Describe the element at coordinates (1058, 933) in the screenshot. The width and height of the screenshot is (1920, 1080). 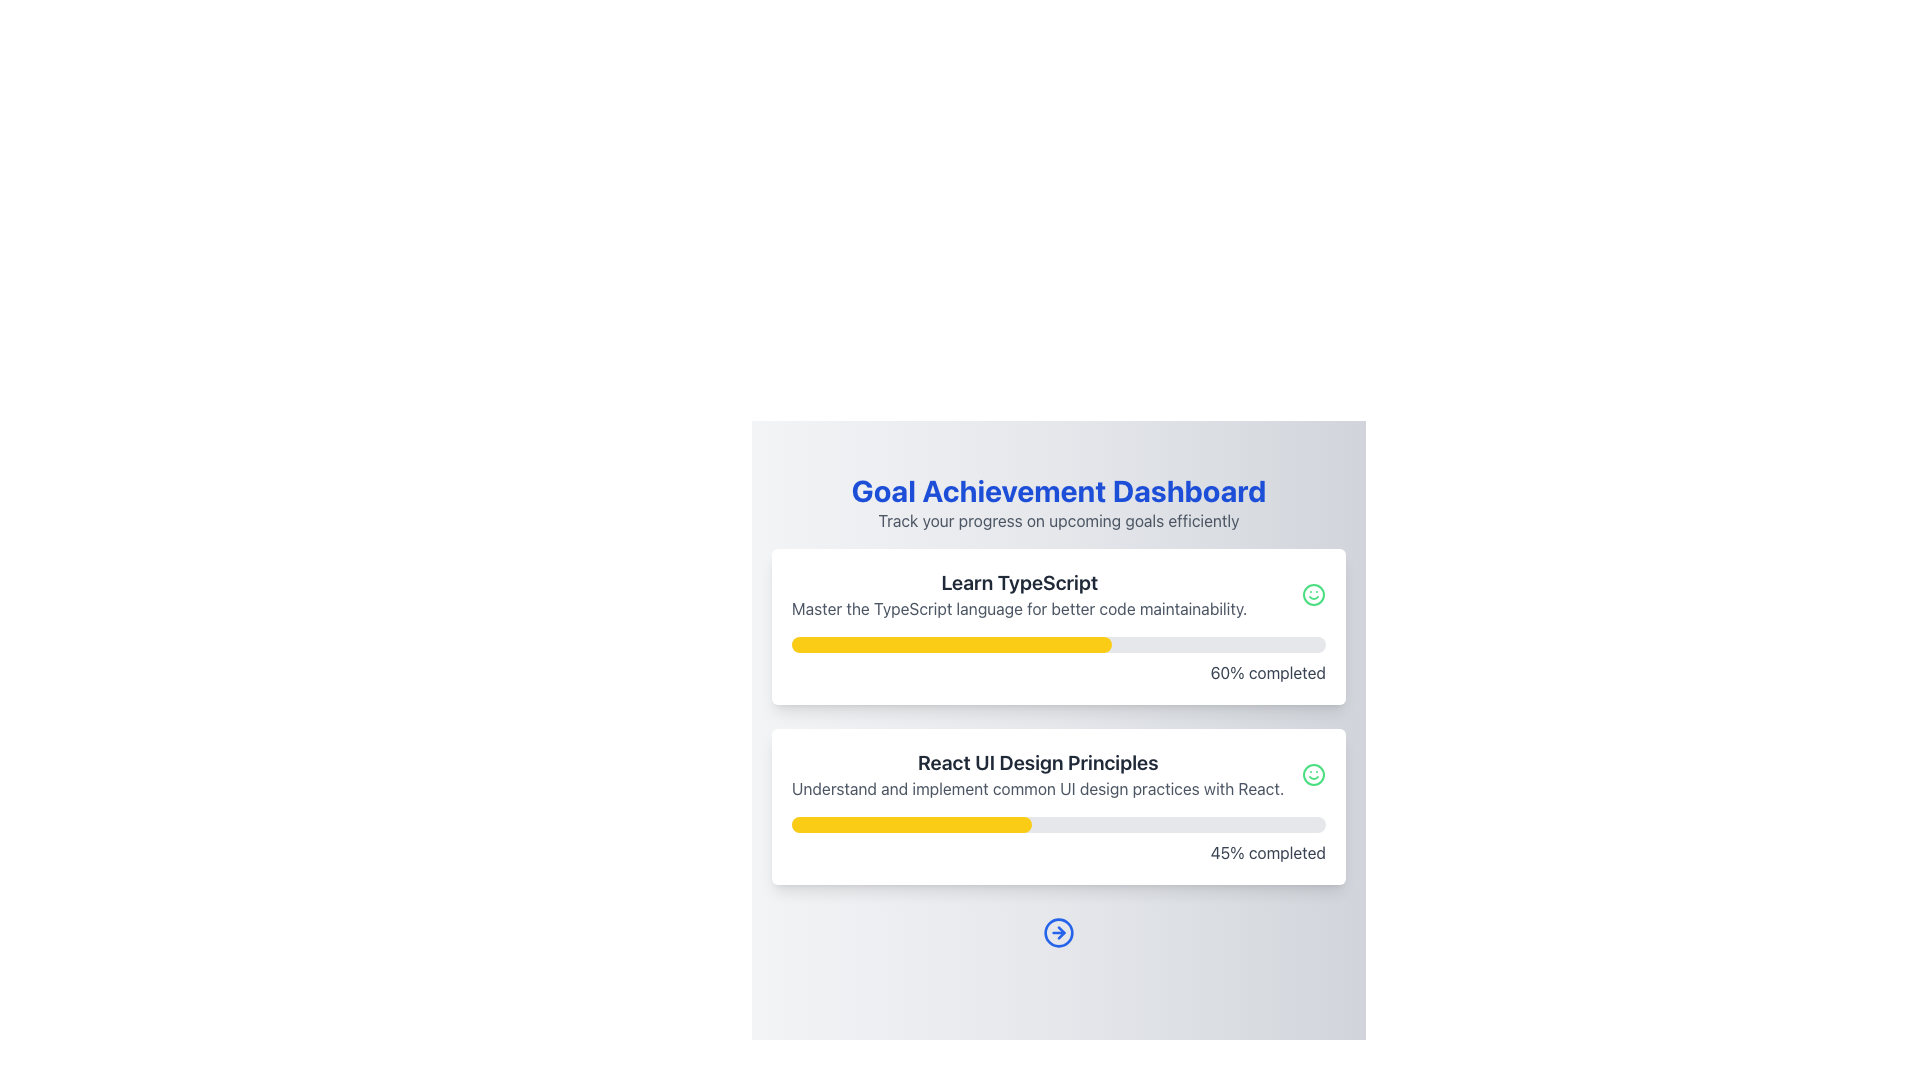
I see `the navigational button located at the bottom center of the interface to proceed to the next section` at that location.